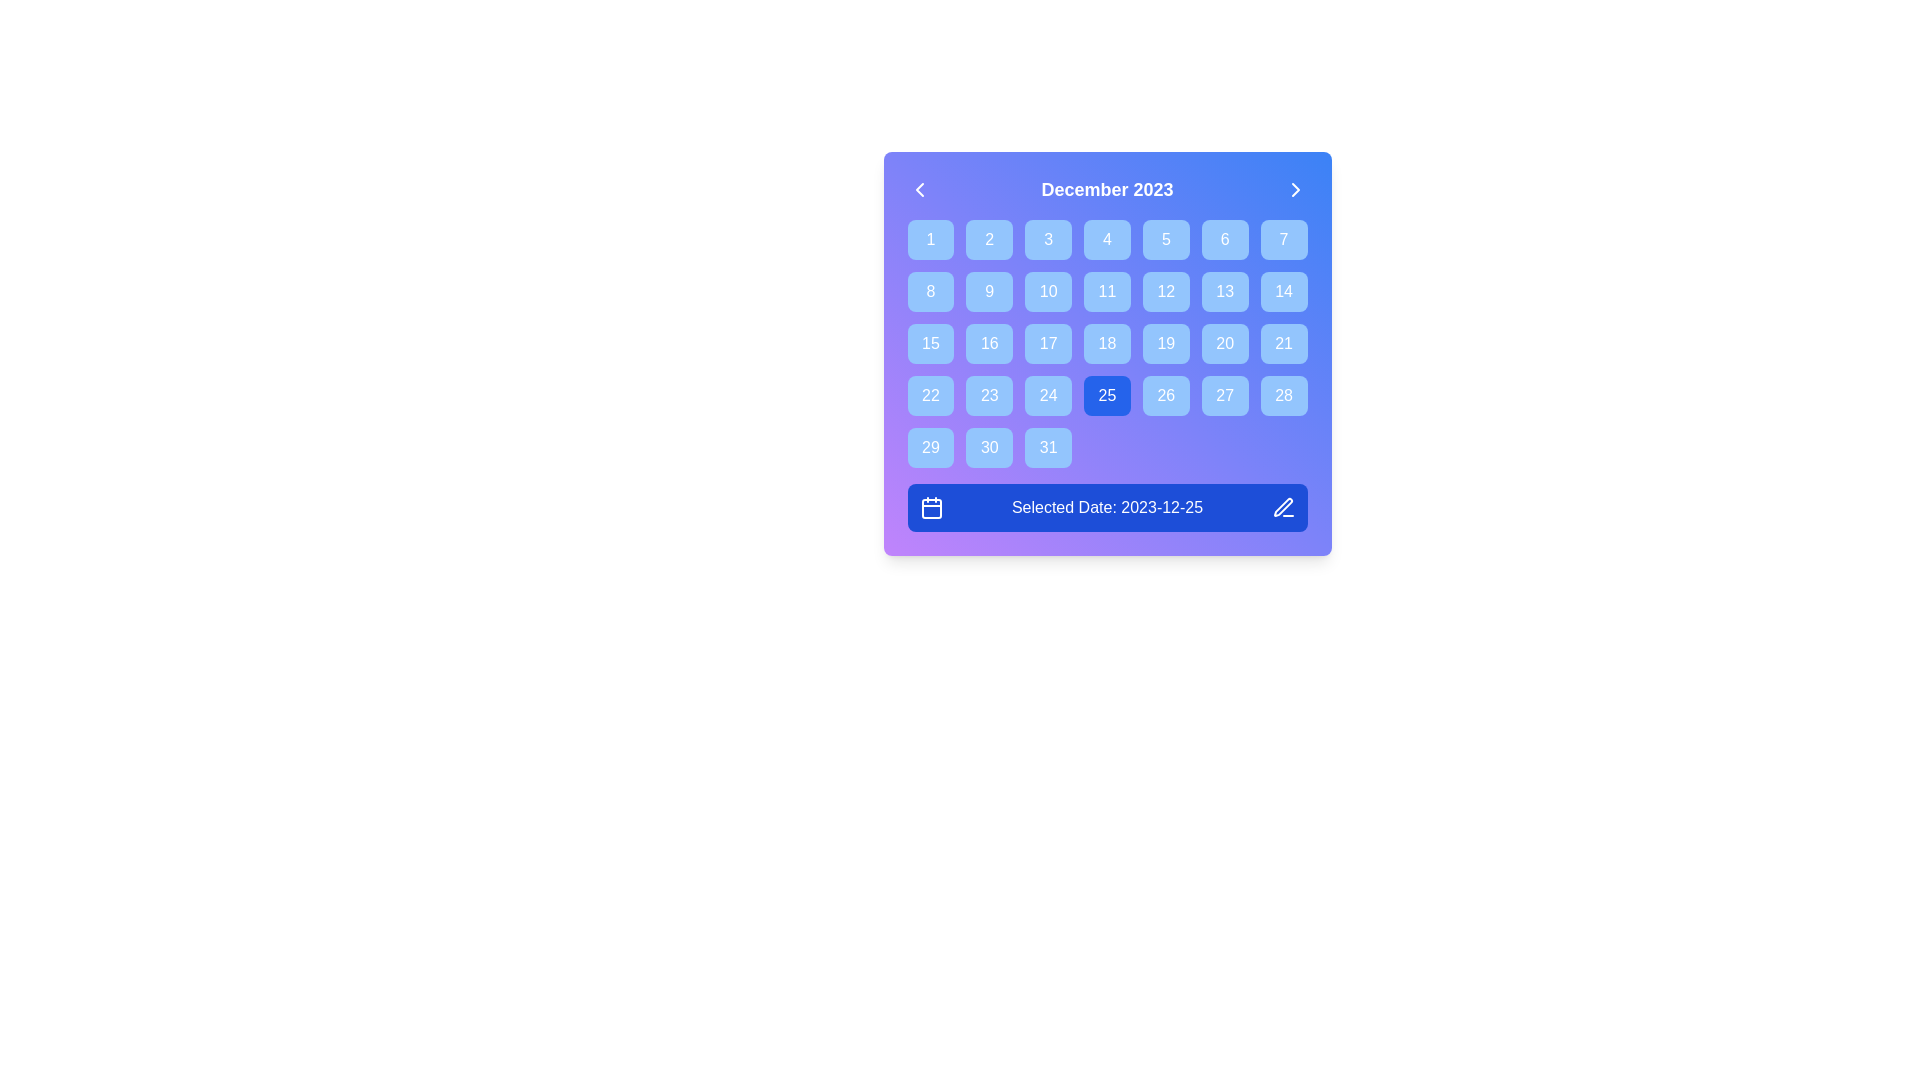  What do you see at coordinates (1224, 292) in the screenshot?
I see `the button displaying the number '13' in the second row and sixth column of the calendar grid` at bounding box center [1224, 292].